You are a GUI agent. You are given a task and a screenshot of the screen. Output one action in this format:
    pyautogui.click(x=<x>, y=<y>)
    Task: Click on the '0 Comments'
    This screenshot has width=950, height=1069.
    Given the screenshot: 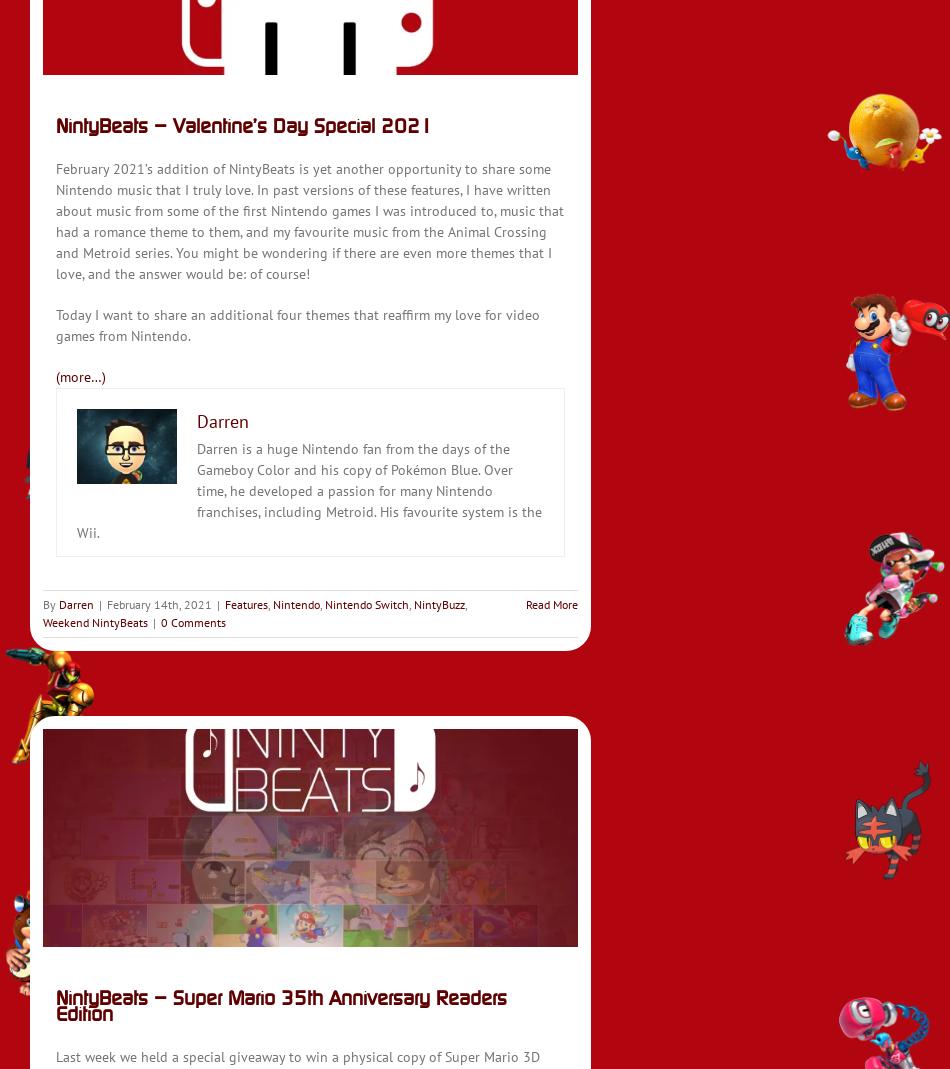 What is the action you would take?
    pyautogui.click(x=193, y=622)
    